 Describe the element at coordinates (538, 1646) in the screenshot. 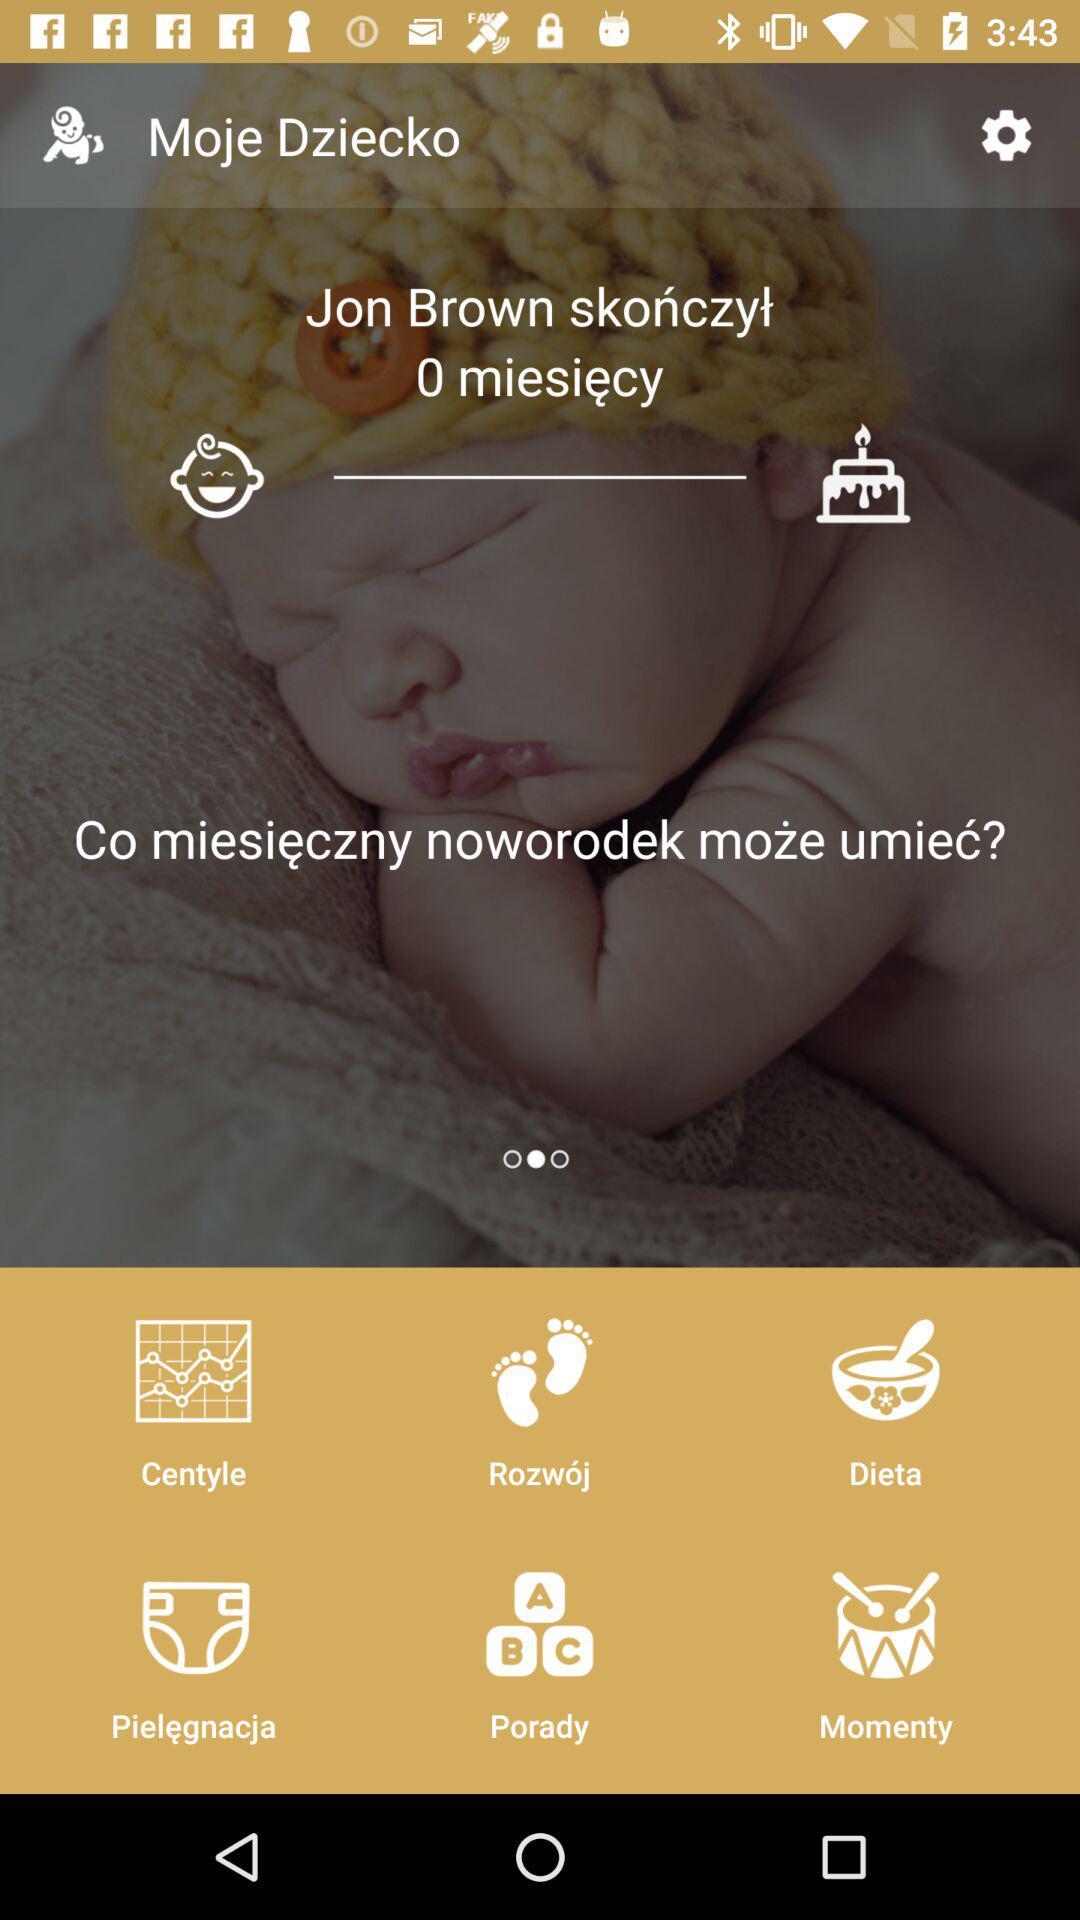

I see `the icon next to dieta icon` at that location.